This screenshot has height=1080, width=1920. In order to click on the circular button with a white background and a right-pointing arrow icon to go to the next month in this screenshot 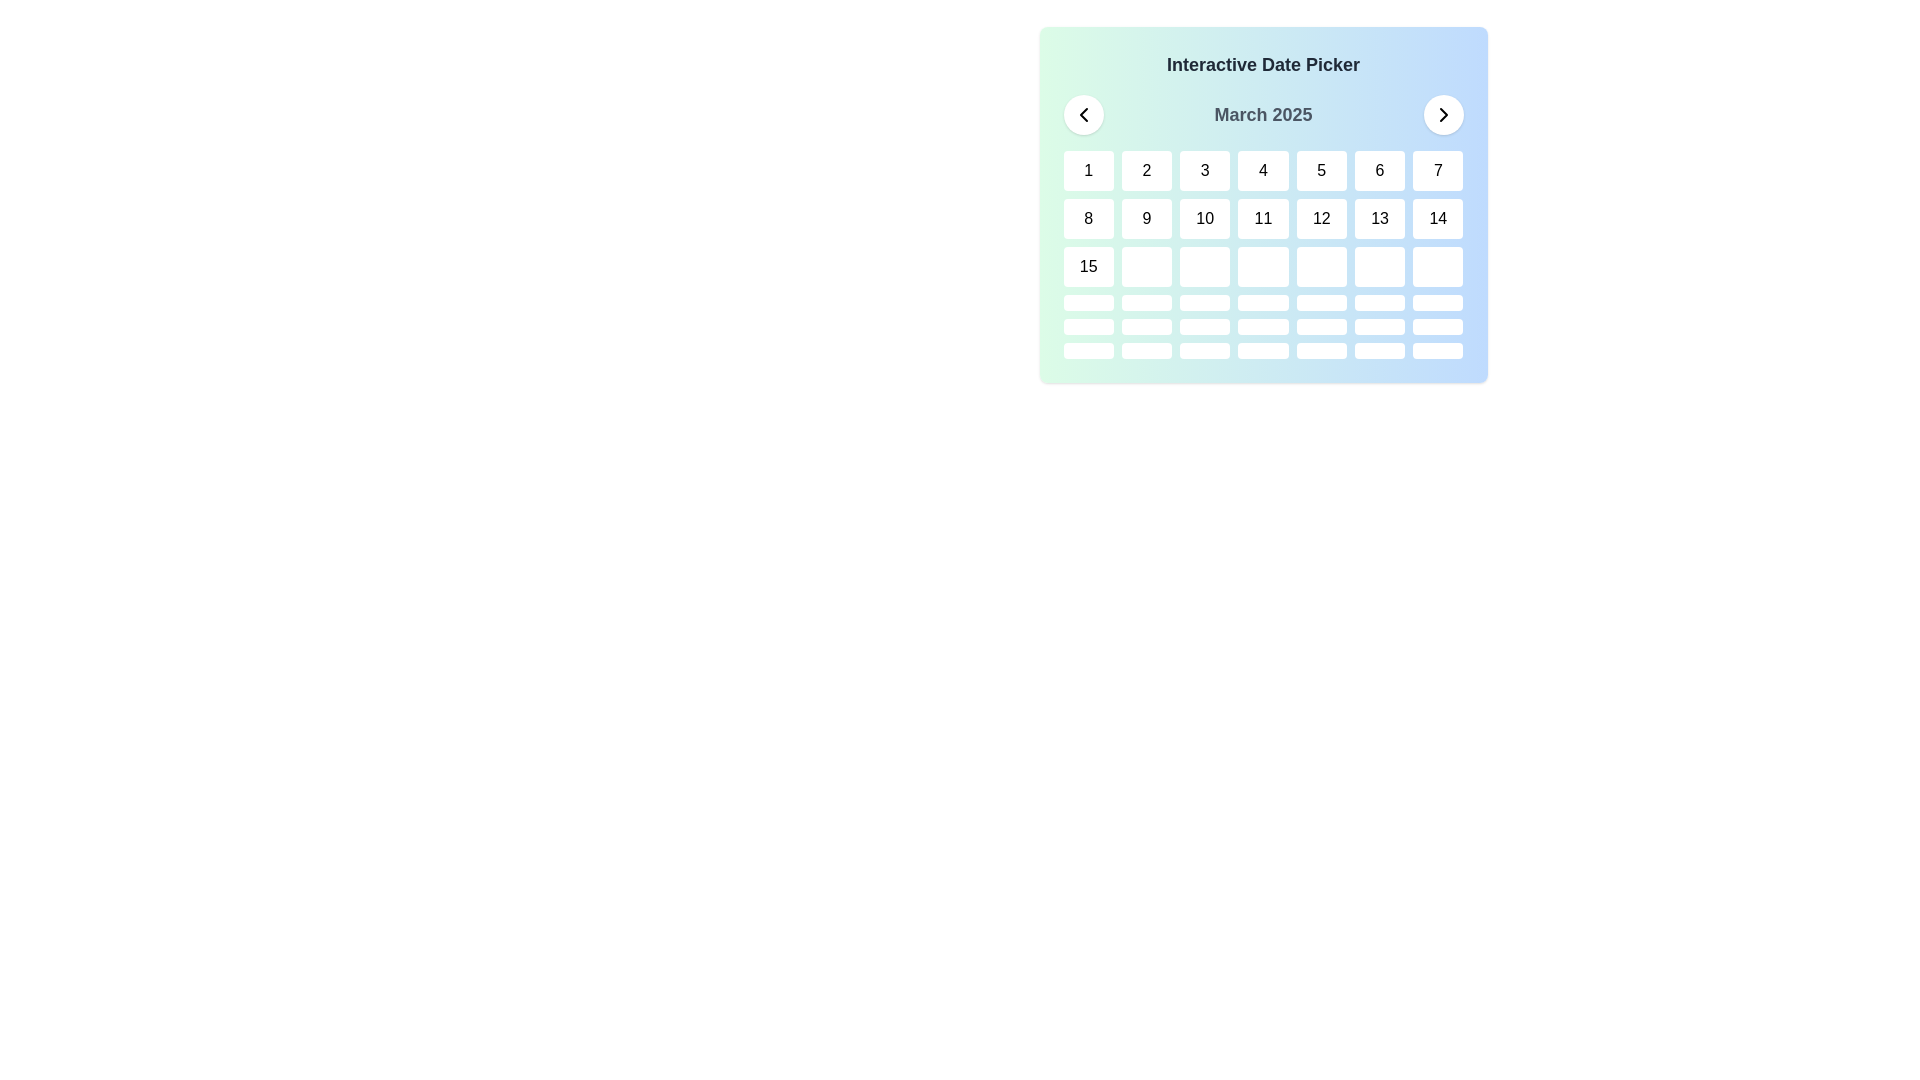, I will do `click(1443, 115)`.